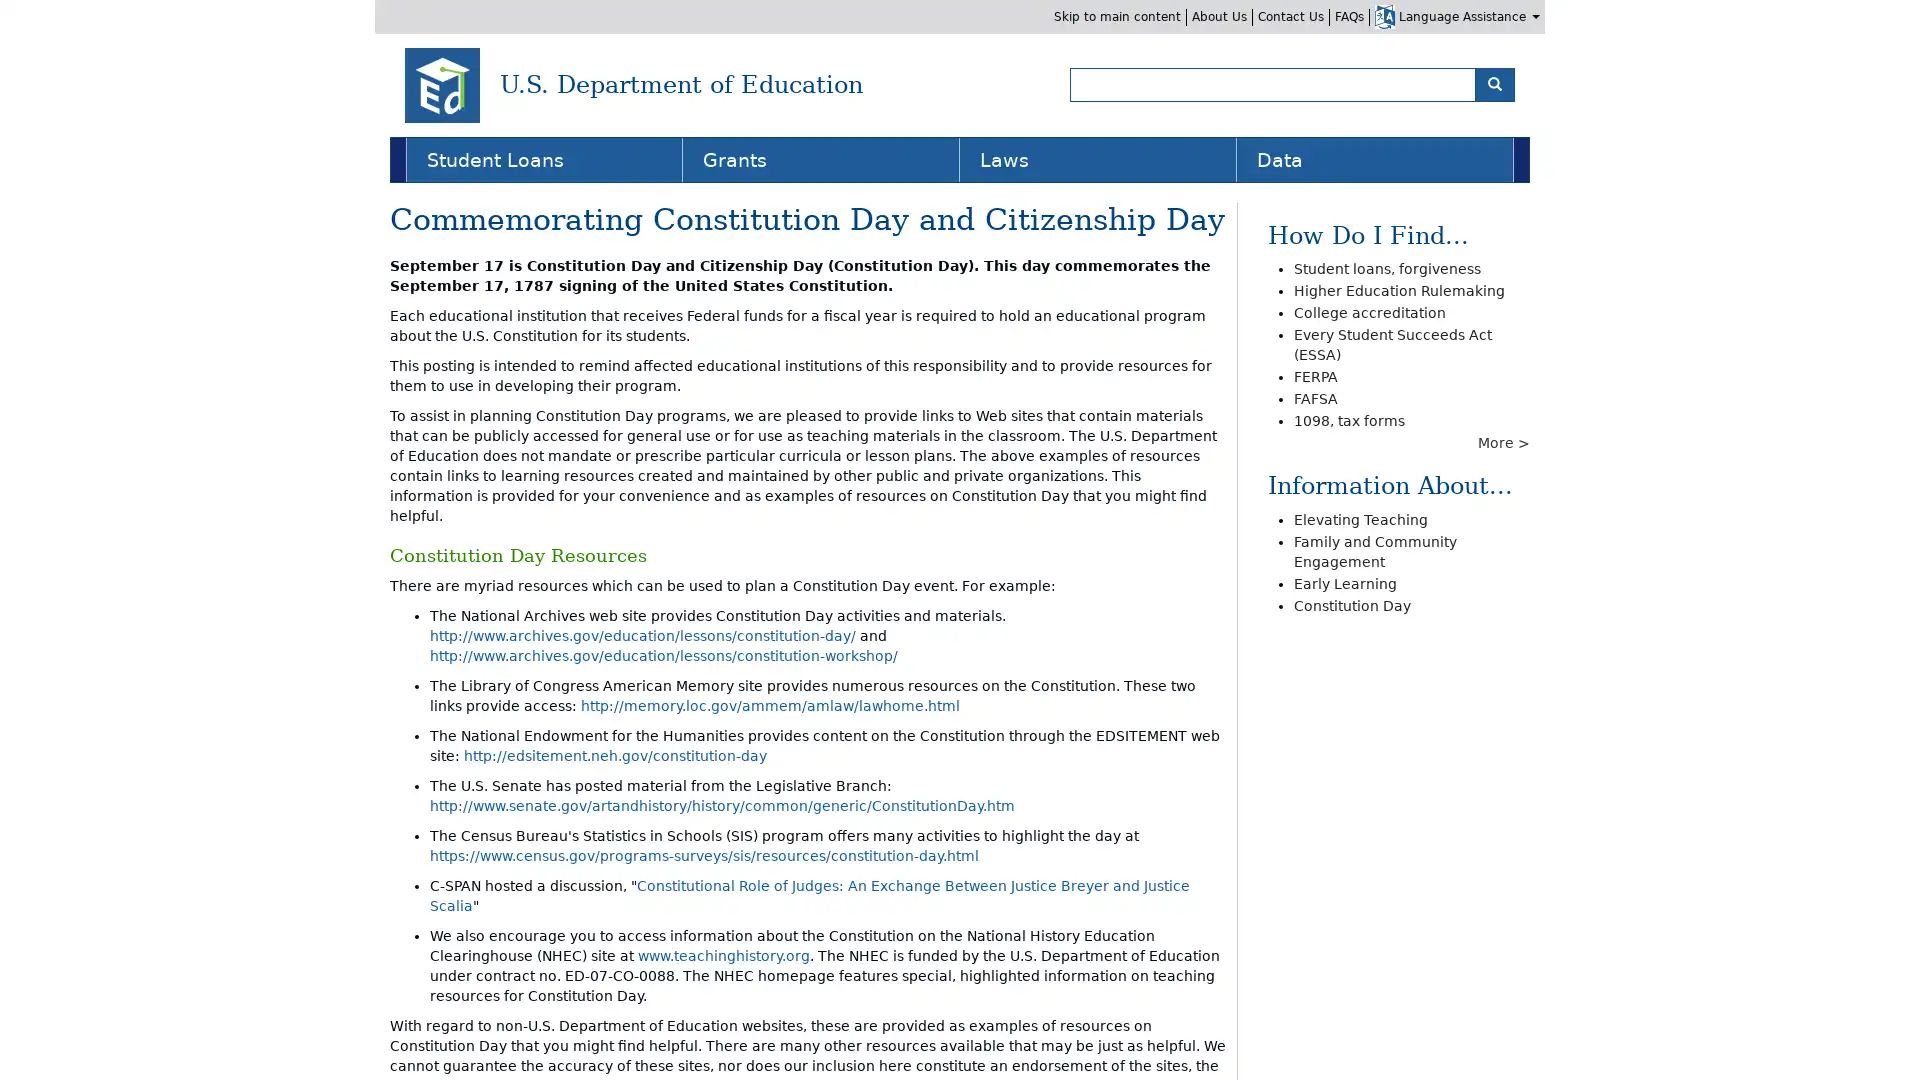 The height and width of the screenshot is (1080, 1920). I want to click on Search, so click(1494, 83).